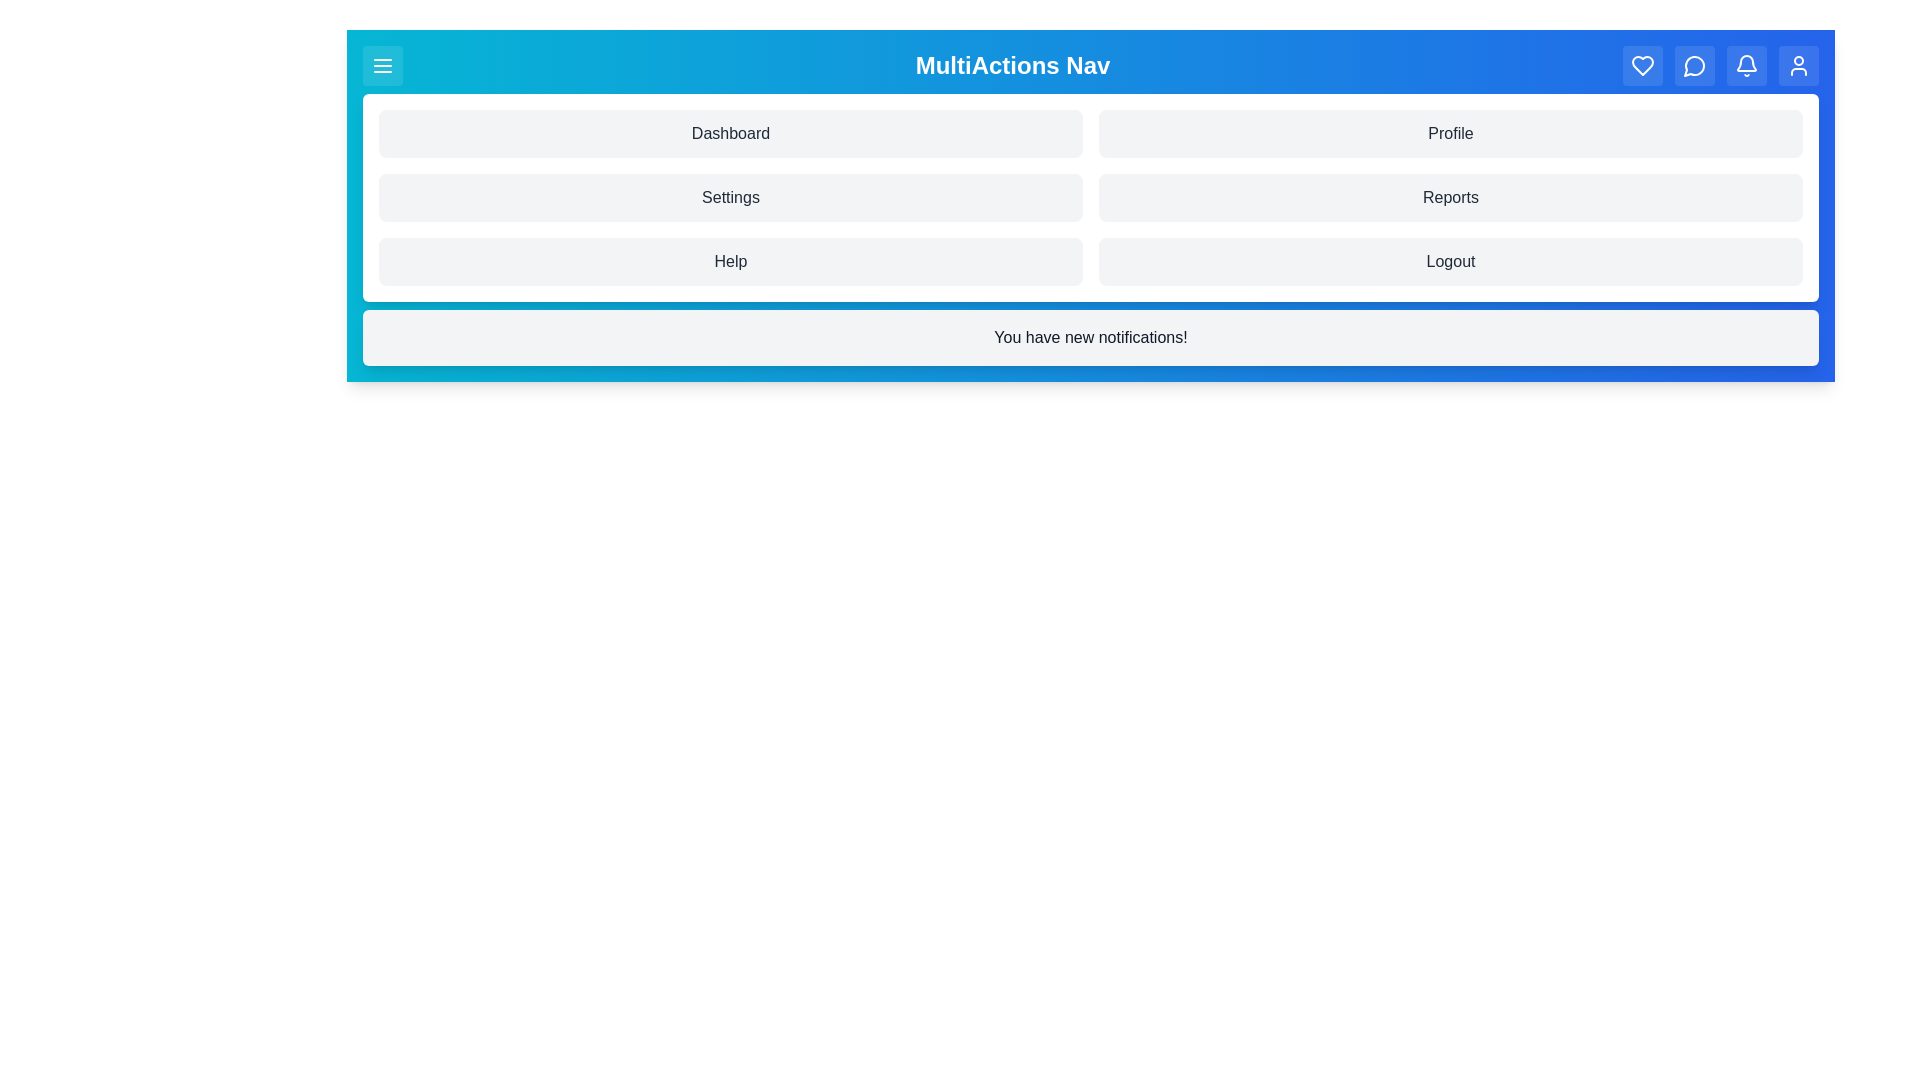 The height and width of the screenshot is (1080, 1920). Describe the element at coordinates (1746, 64) in the screenshot. I see `bell icon to toggle the notifications panel` at that location.